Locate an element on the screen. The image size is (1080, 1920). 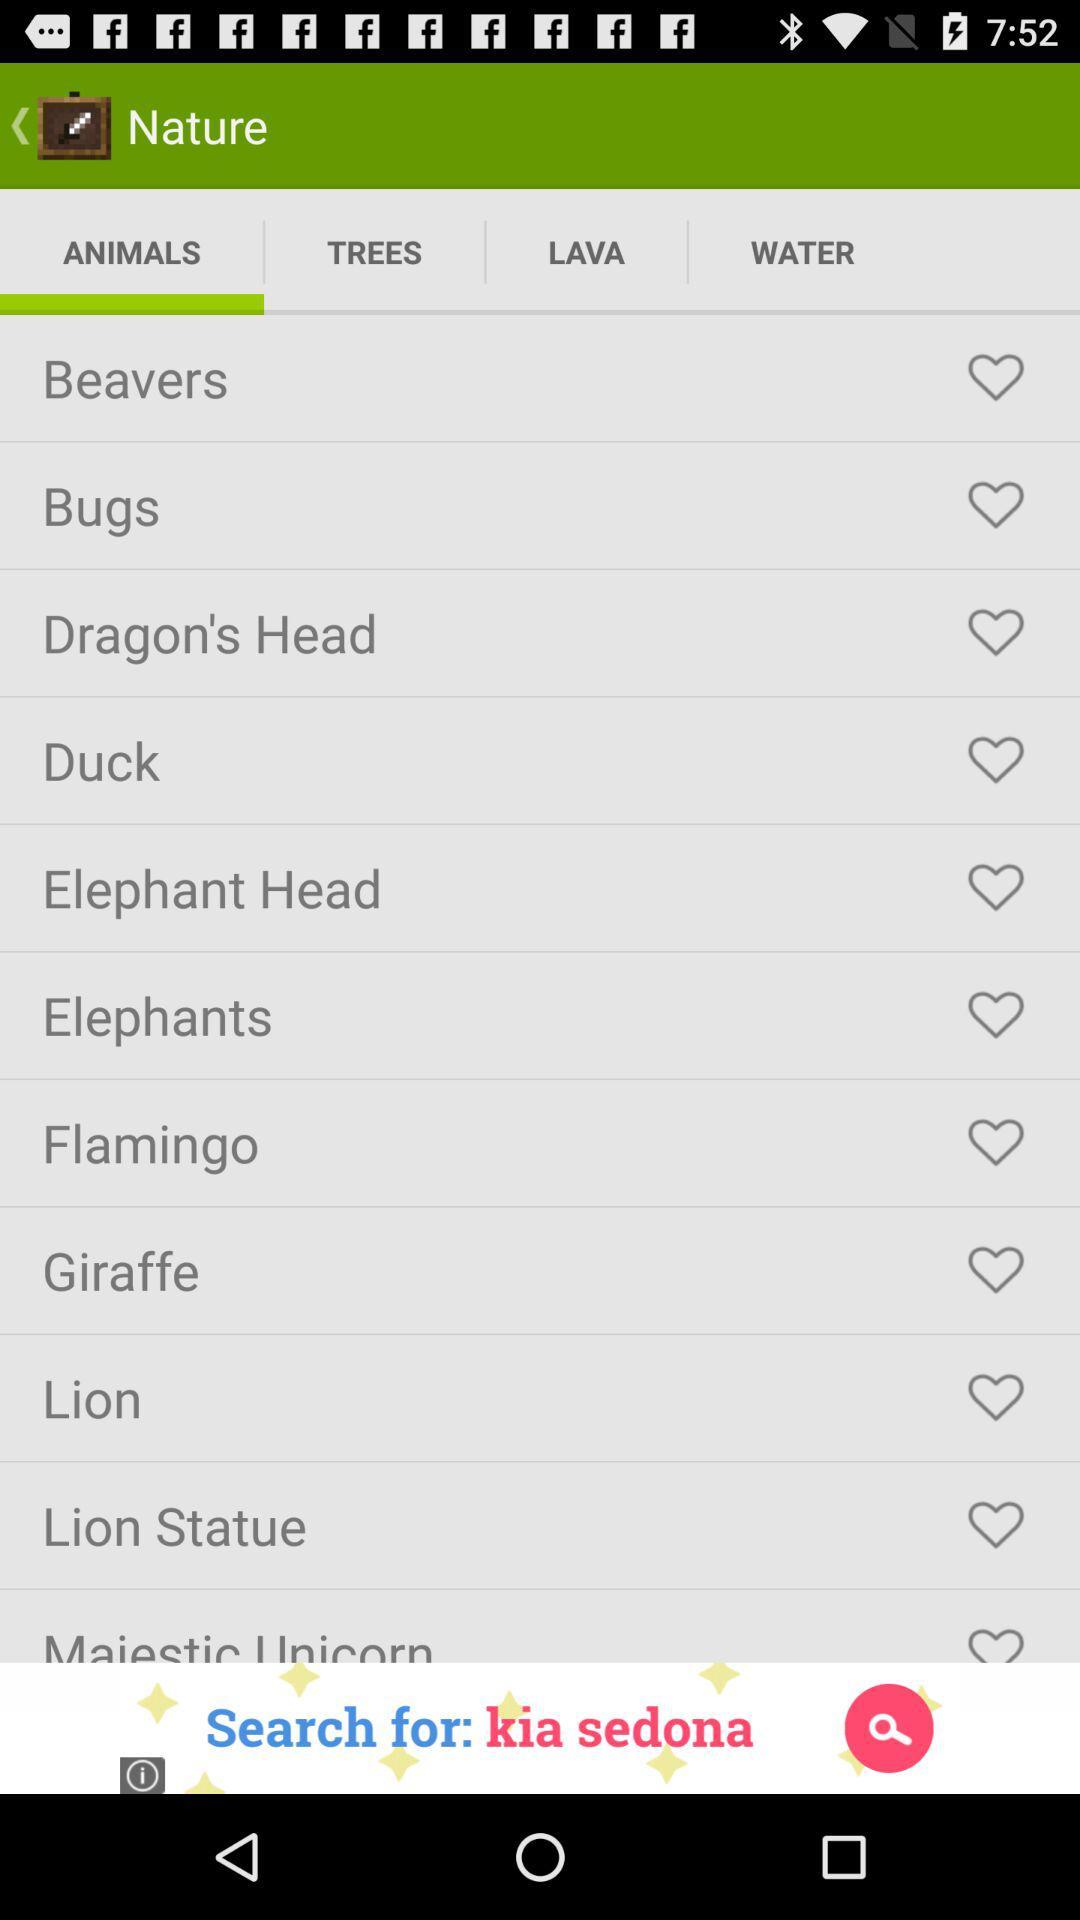
to favorite is located at coordinates (995, 1636).